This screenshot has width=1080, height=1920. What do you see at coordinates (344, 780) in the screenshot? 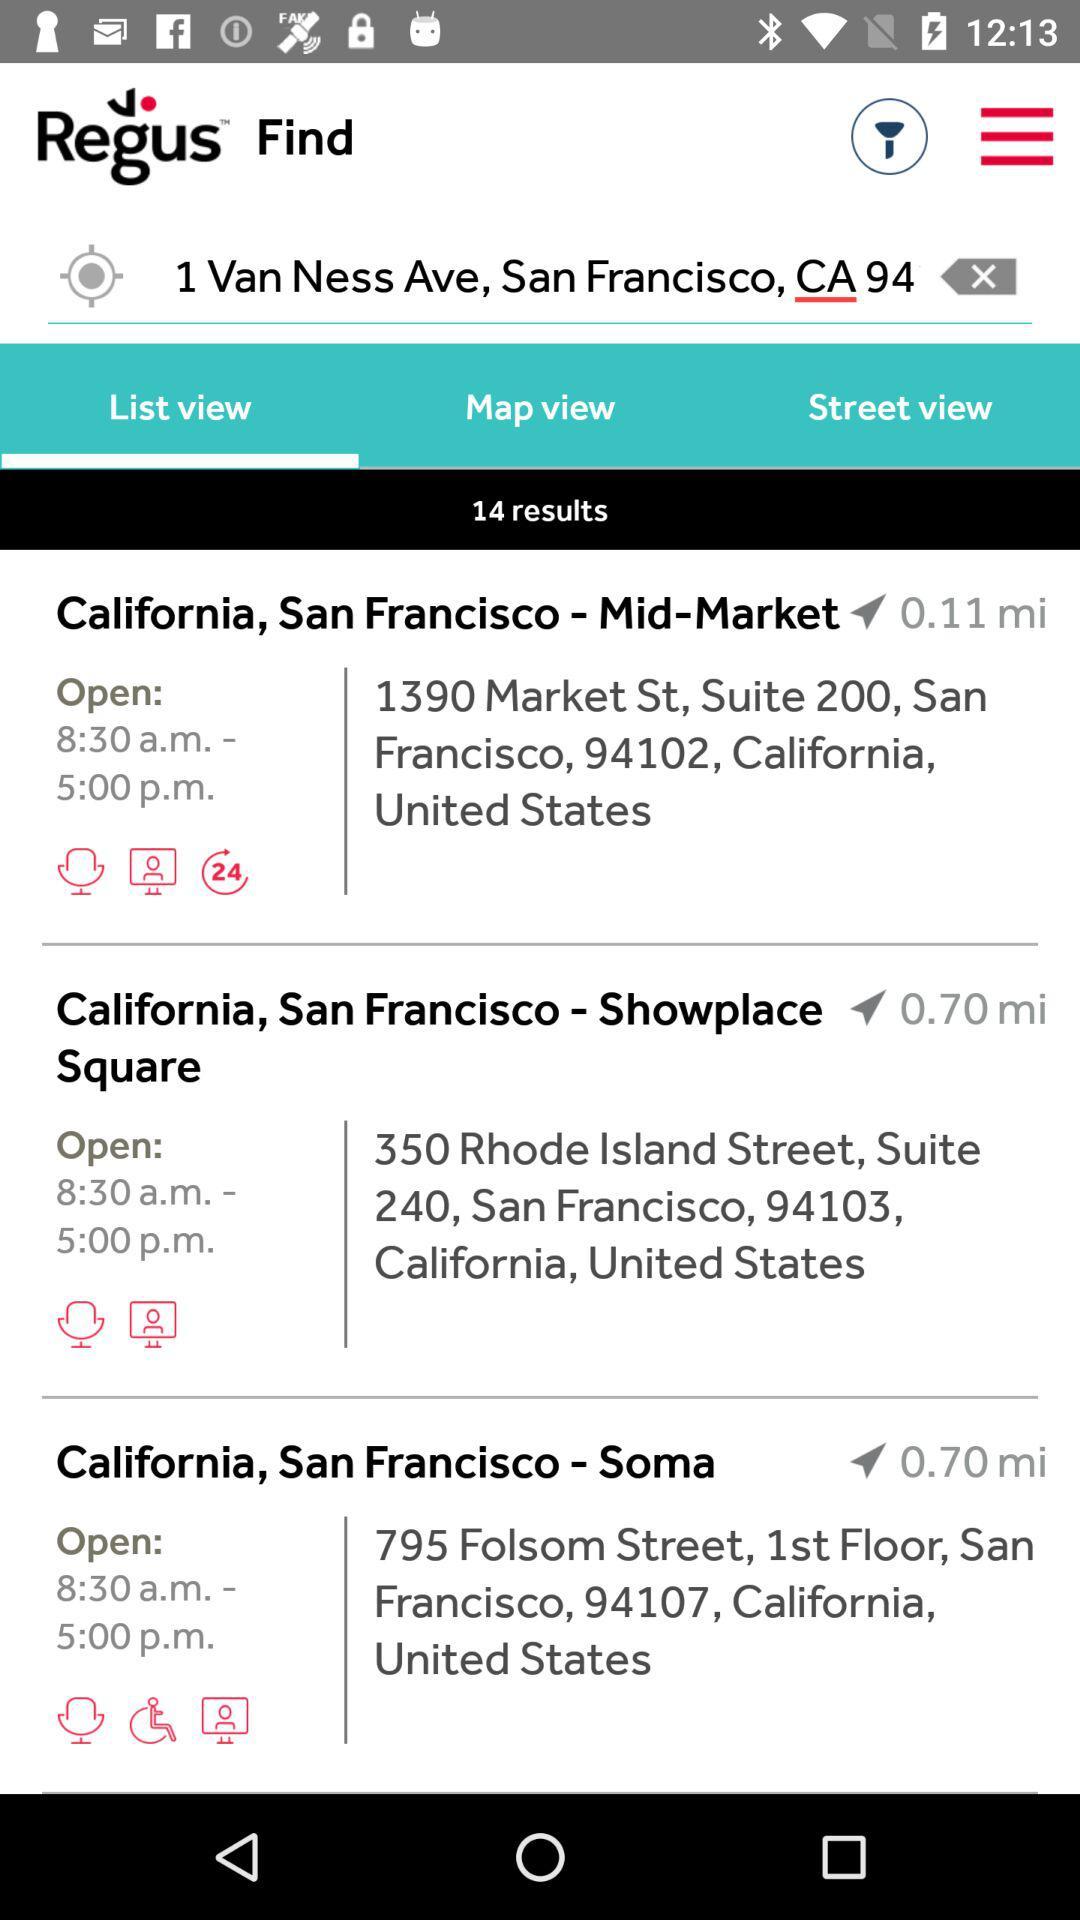
I see `the item next to 1390 market st icon` at bounding box center [344, 780].